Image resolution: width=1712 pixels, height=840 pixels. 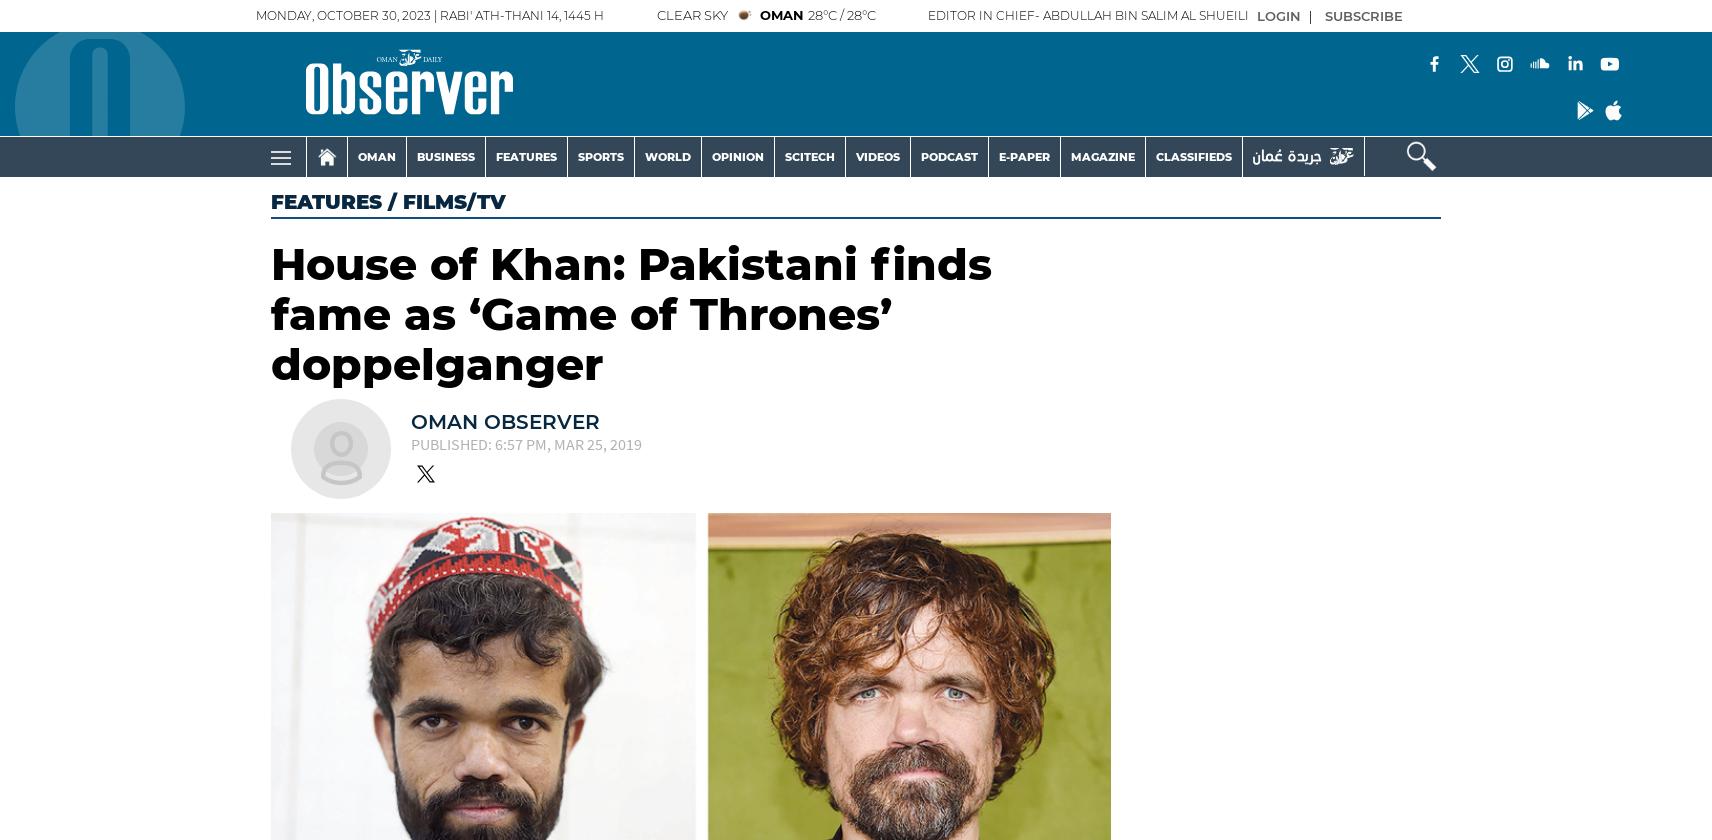 I want to click on 'SPORTS', so click(x=576, y=156).